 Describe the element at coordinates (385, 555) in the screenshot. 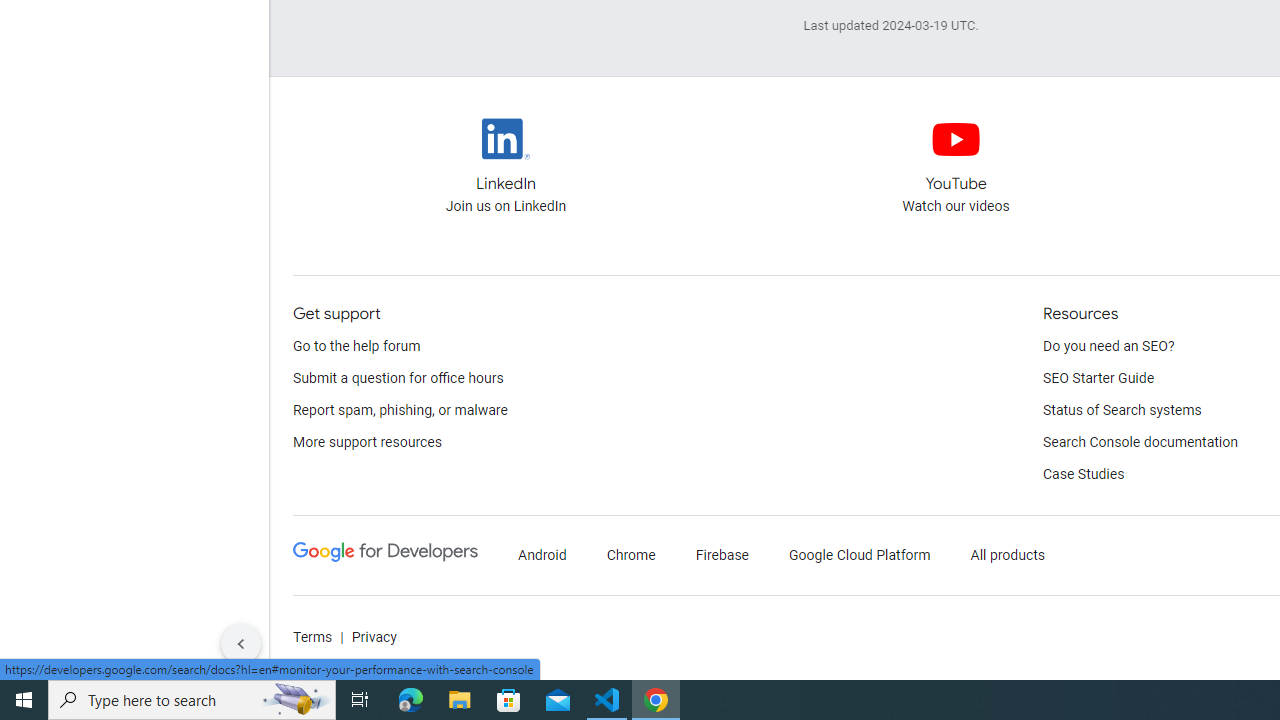

I see `'Google Developers'` at that location.